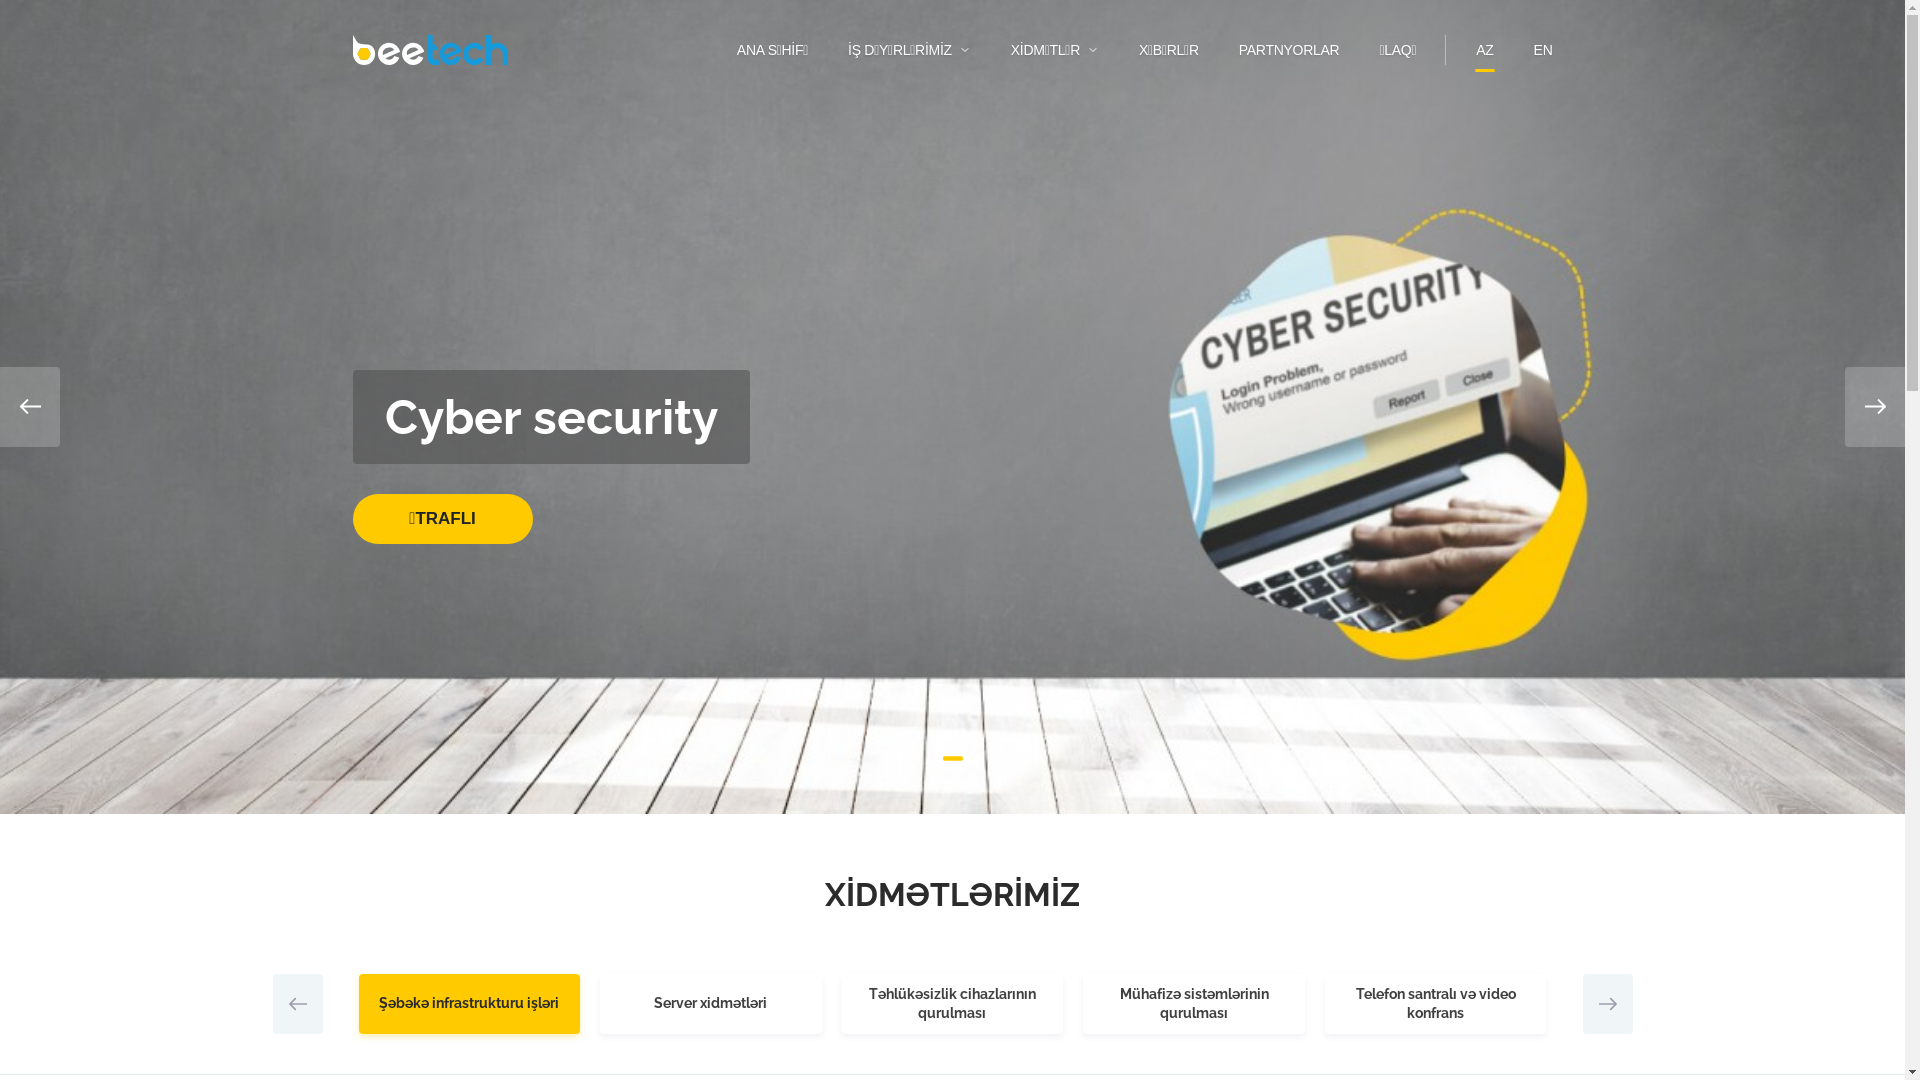 Image resolution: width=1920 pixels, height=1080 pixels. I want to click on 'AZ', so click(1476, 49).